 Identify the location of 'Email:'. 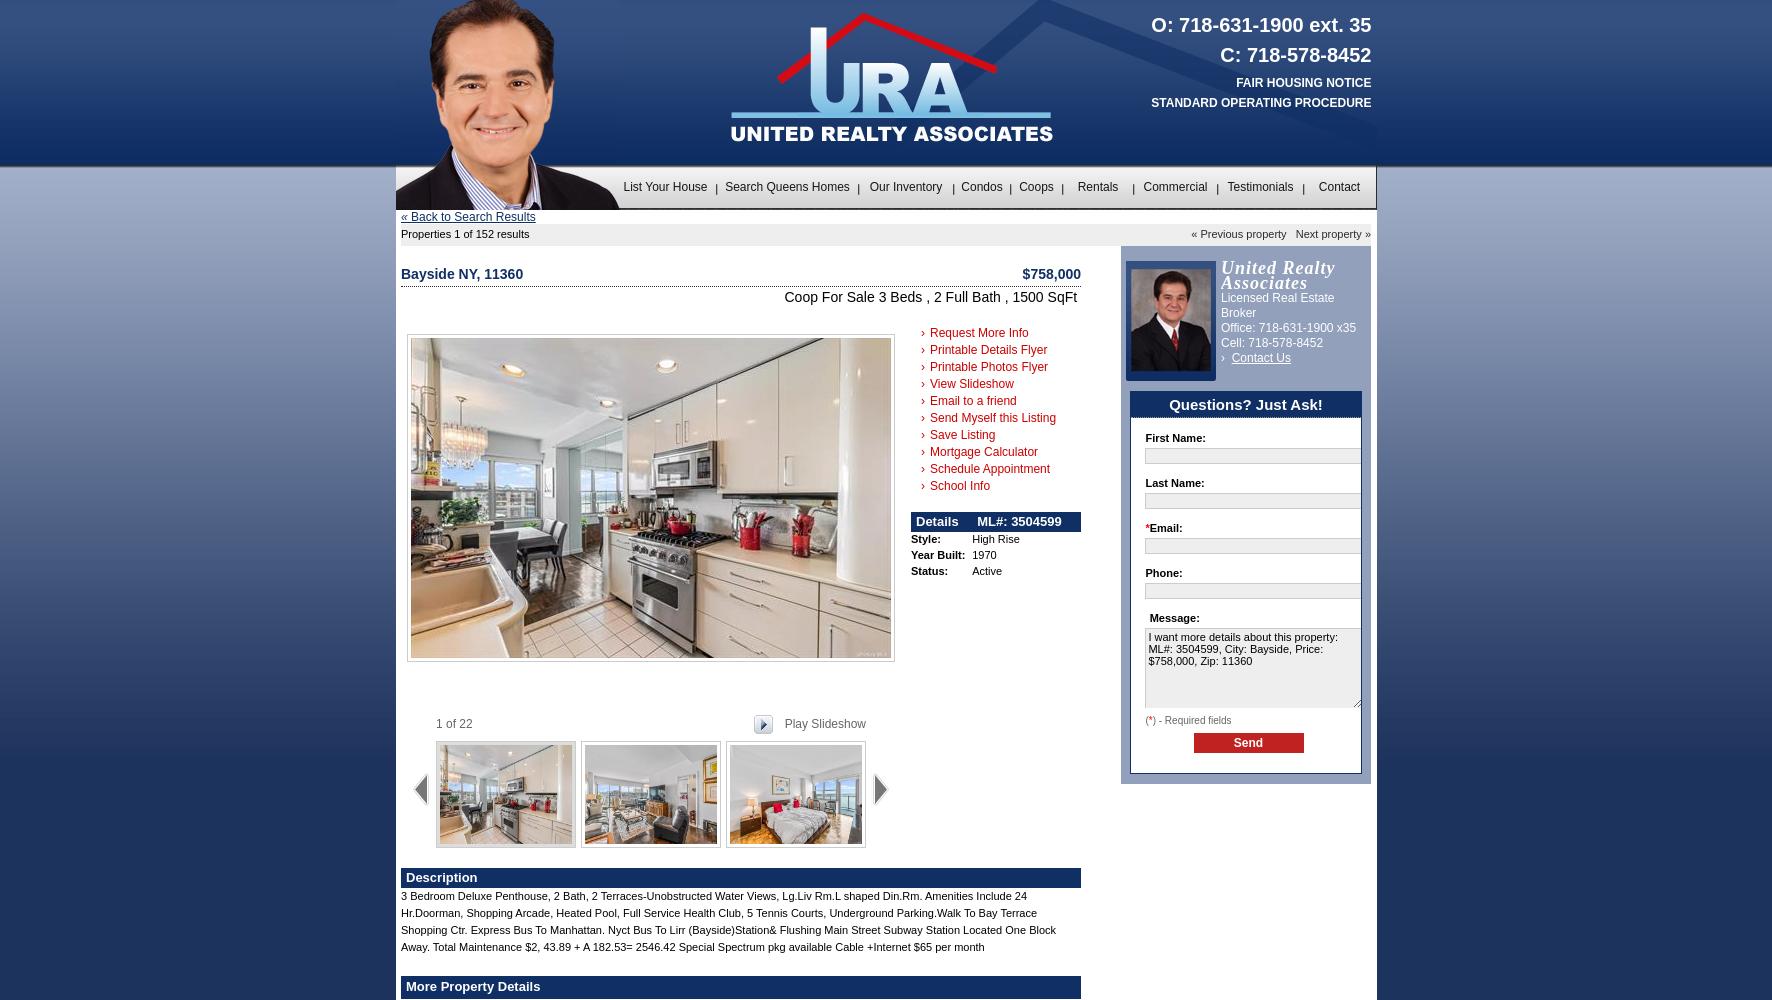
(1147, 528).